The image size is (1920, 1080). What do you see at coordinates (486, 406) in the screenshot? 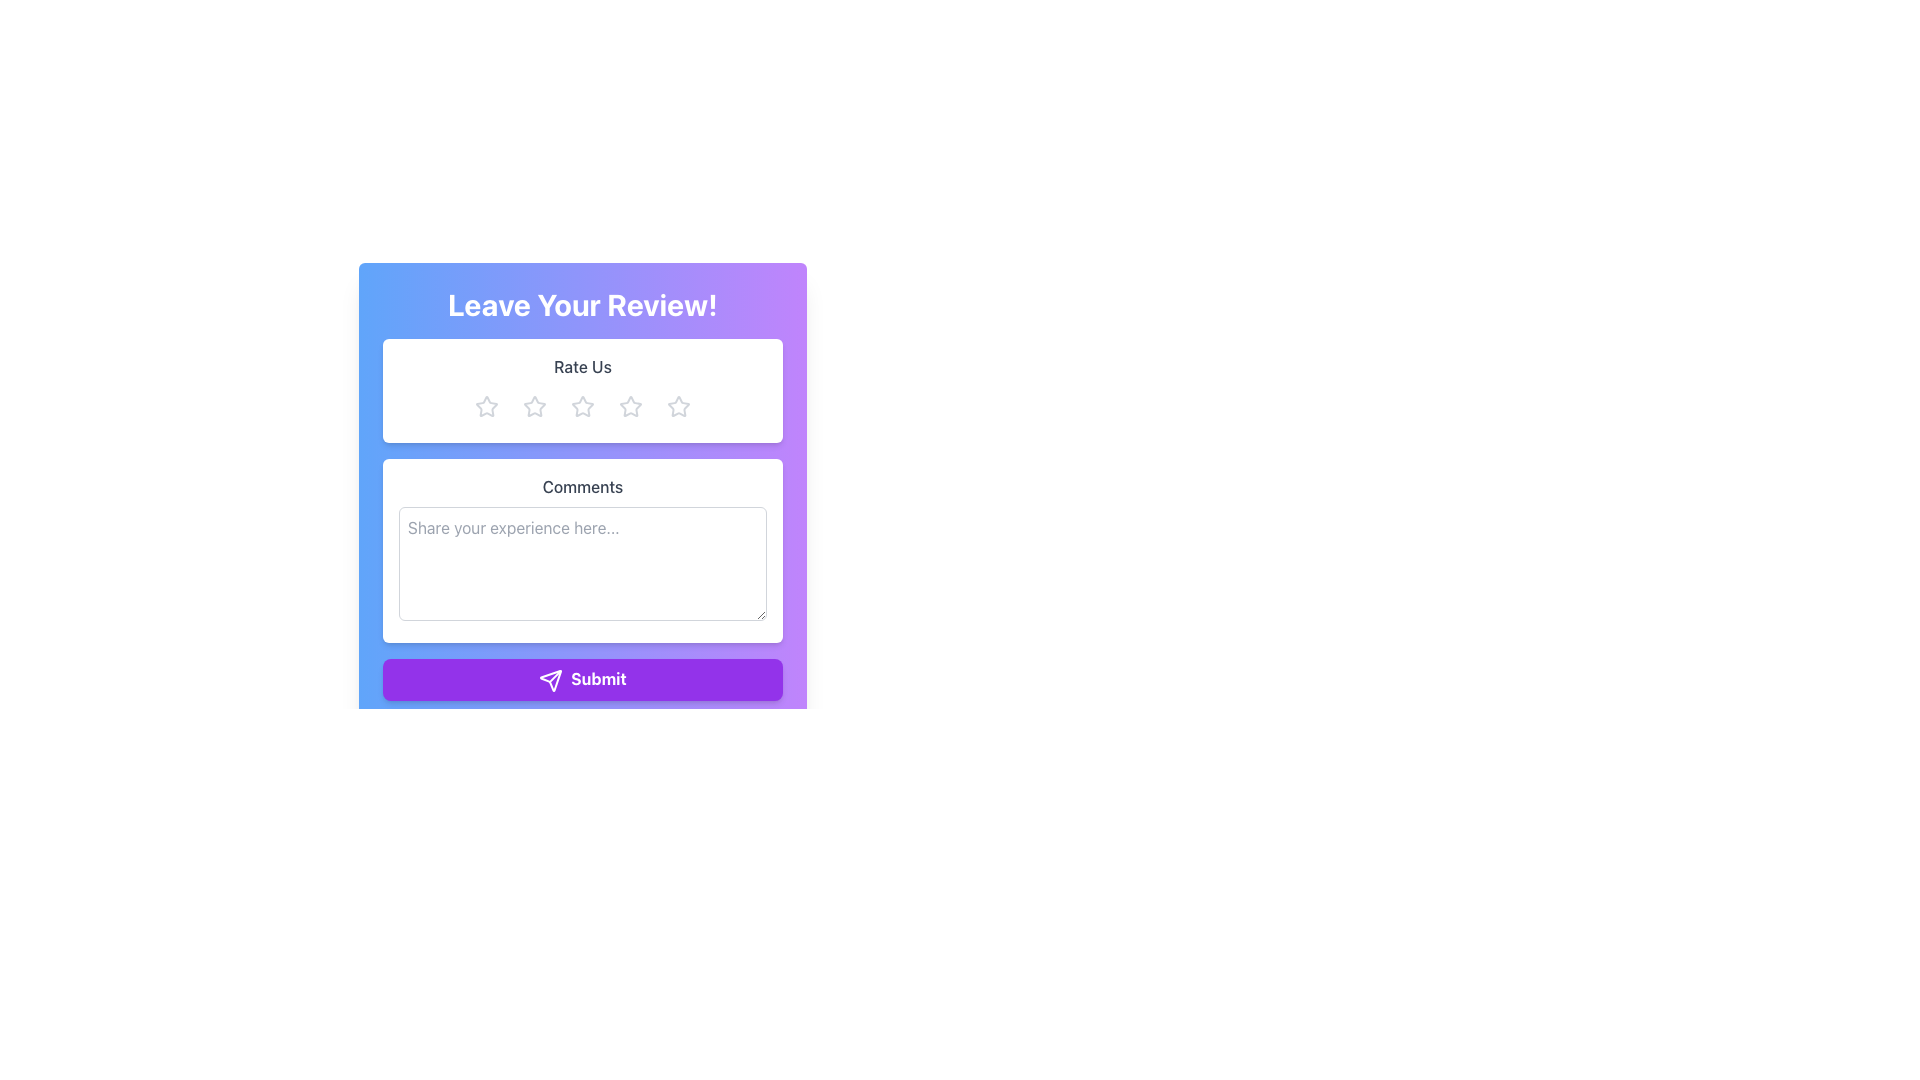
I see `the first star rating button in the 'Rate Us' section` at bounding box center [486, 406].